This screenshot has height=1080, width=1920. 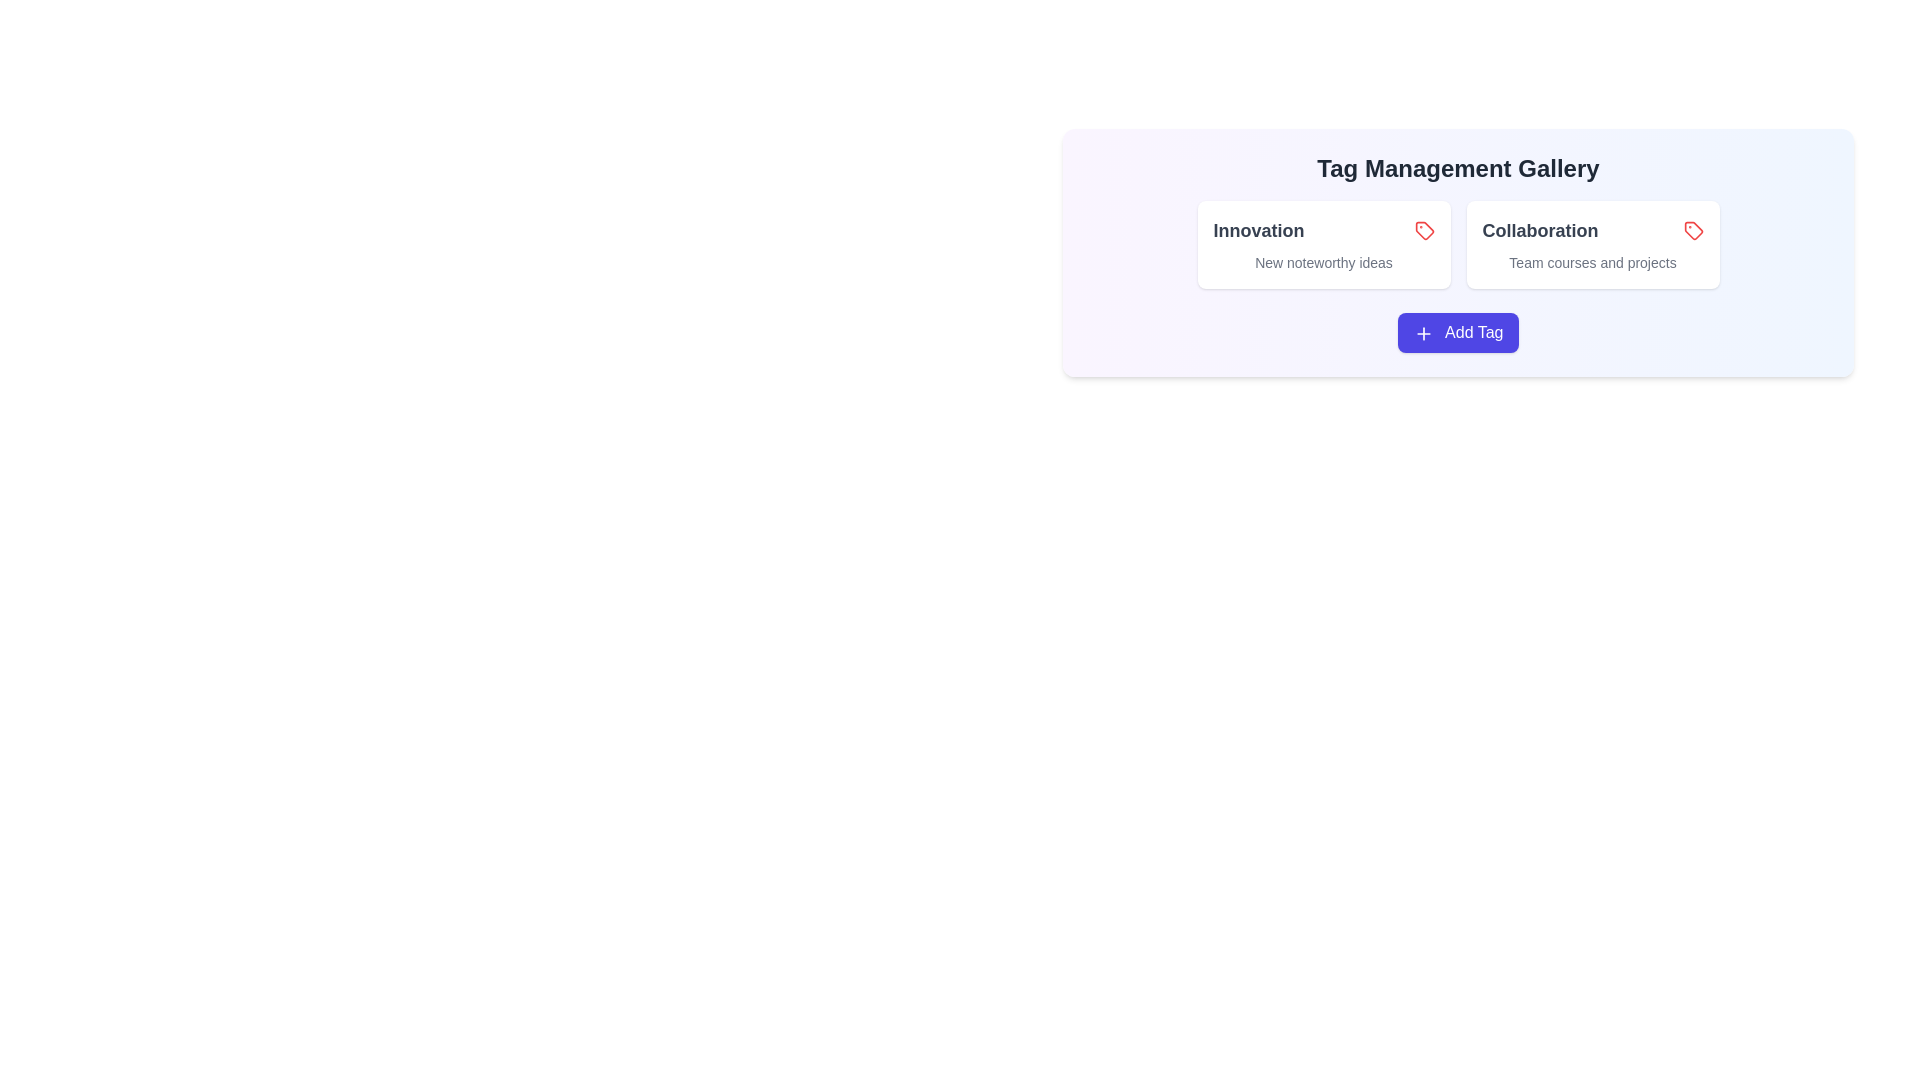 I want to click on the icon located in the top-left card of the Tag Management Gallery interface, specifically to the right of the text 'Innovation', so click(x=1423, y=230).